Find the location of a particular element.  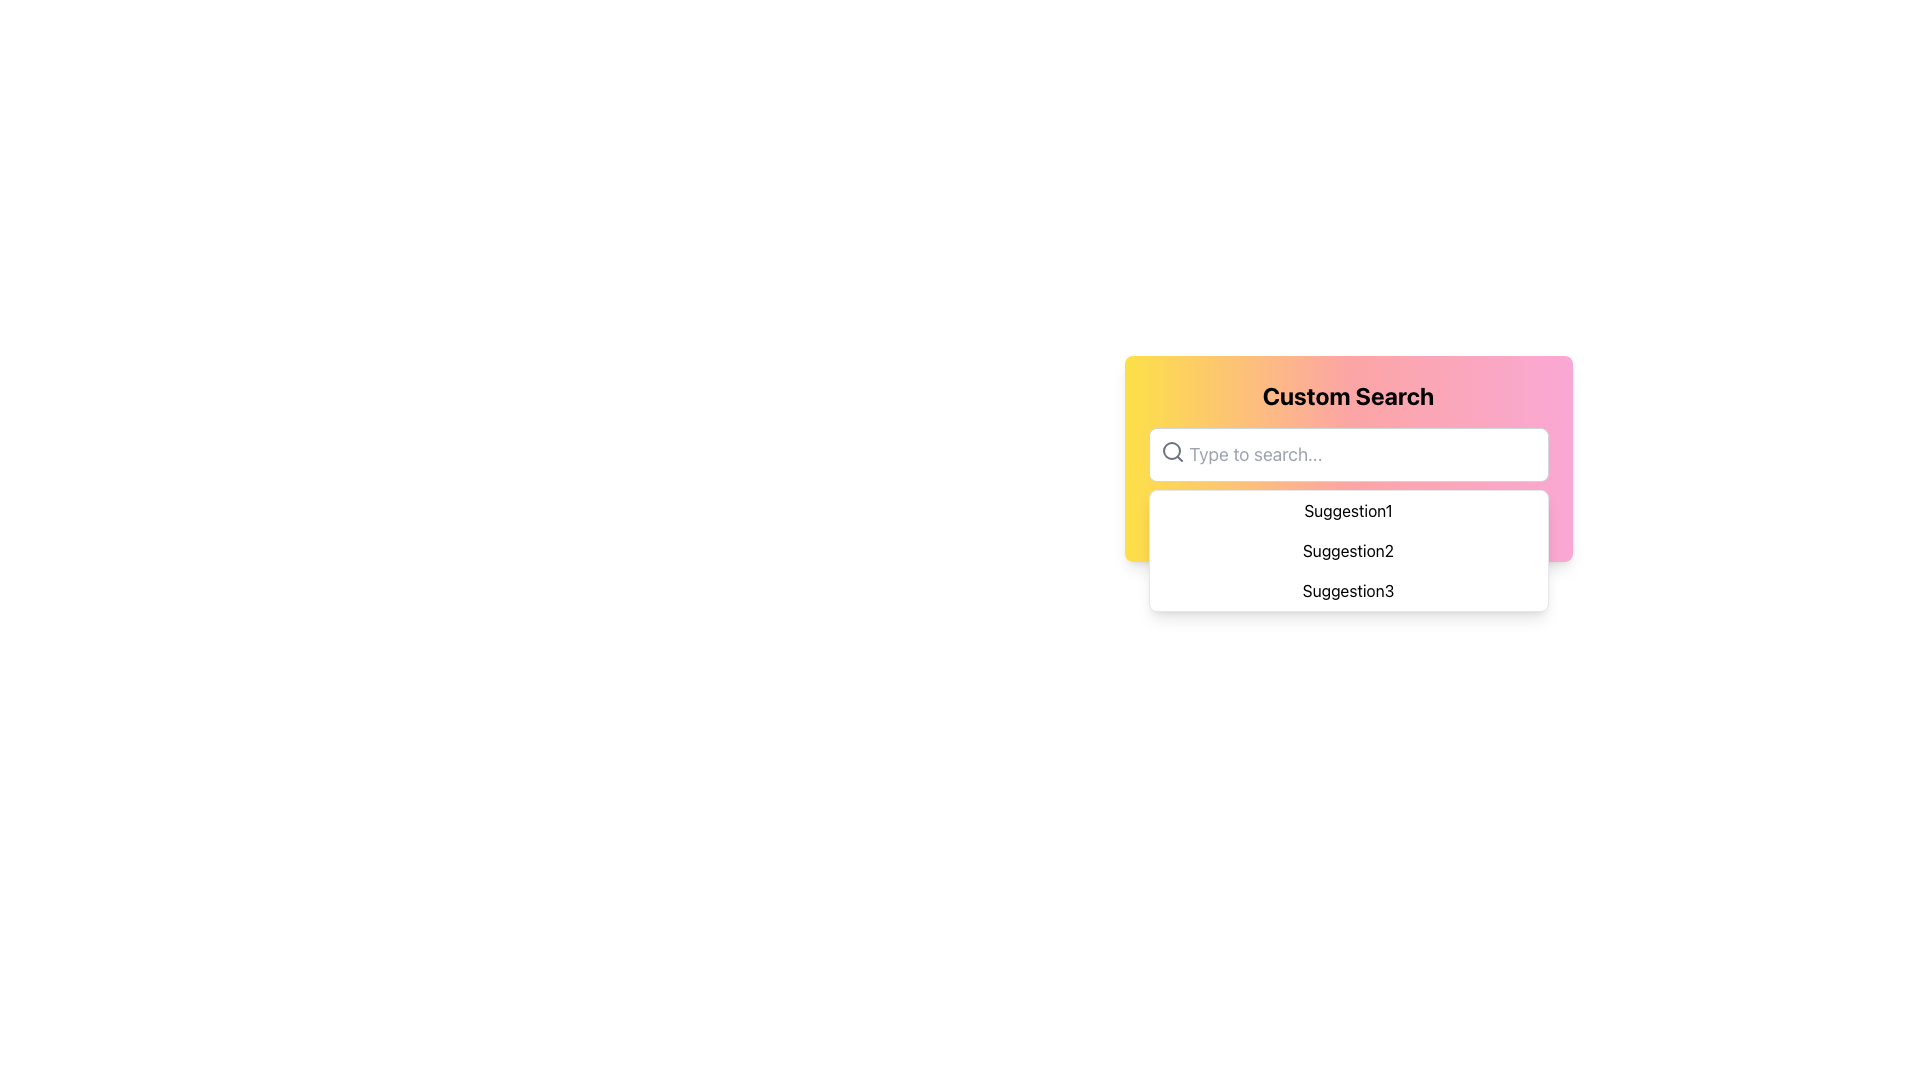

the text suggestion element labeled 'Suggestion2' in the dropdown list is located at coordinates (1348, 551).